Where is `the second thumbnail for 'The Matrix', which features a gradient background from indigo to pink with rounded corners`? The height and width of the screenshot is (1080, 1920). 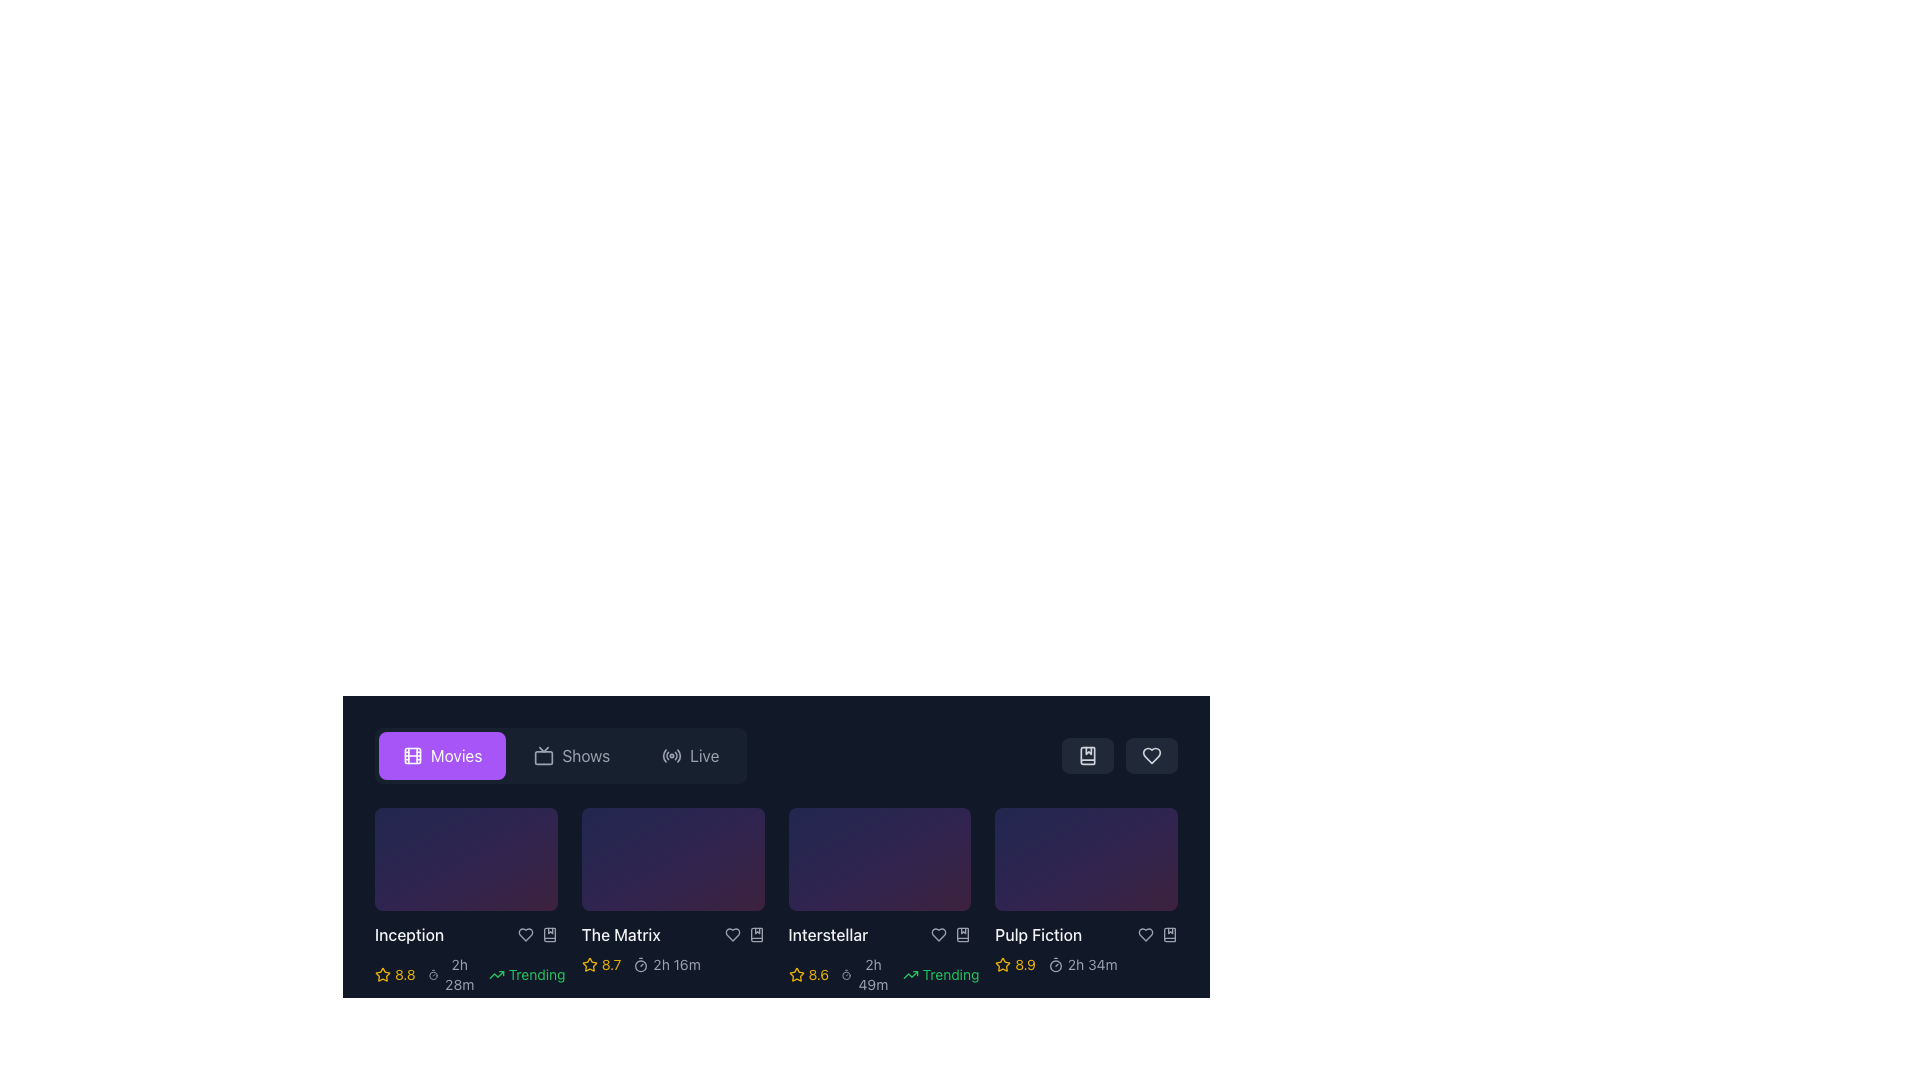
the second thumbnail for 'The Matrix', which features a gradient background from indigo to pink with rounded corners is located at coordinates (673, 858).